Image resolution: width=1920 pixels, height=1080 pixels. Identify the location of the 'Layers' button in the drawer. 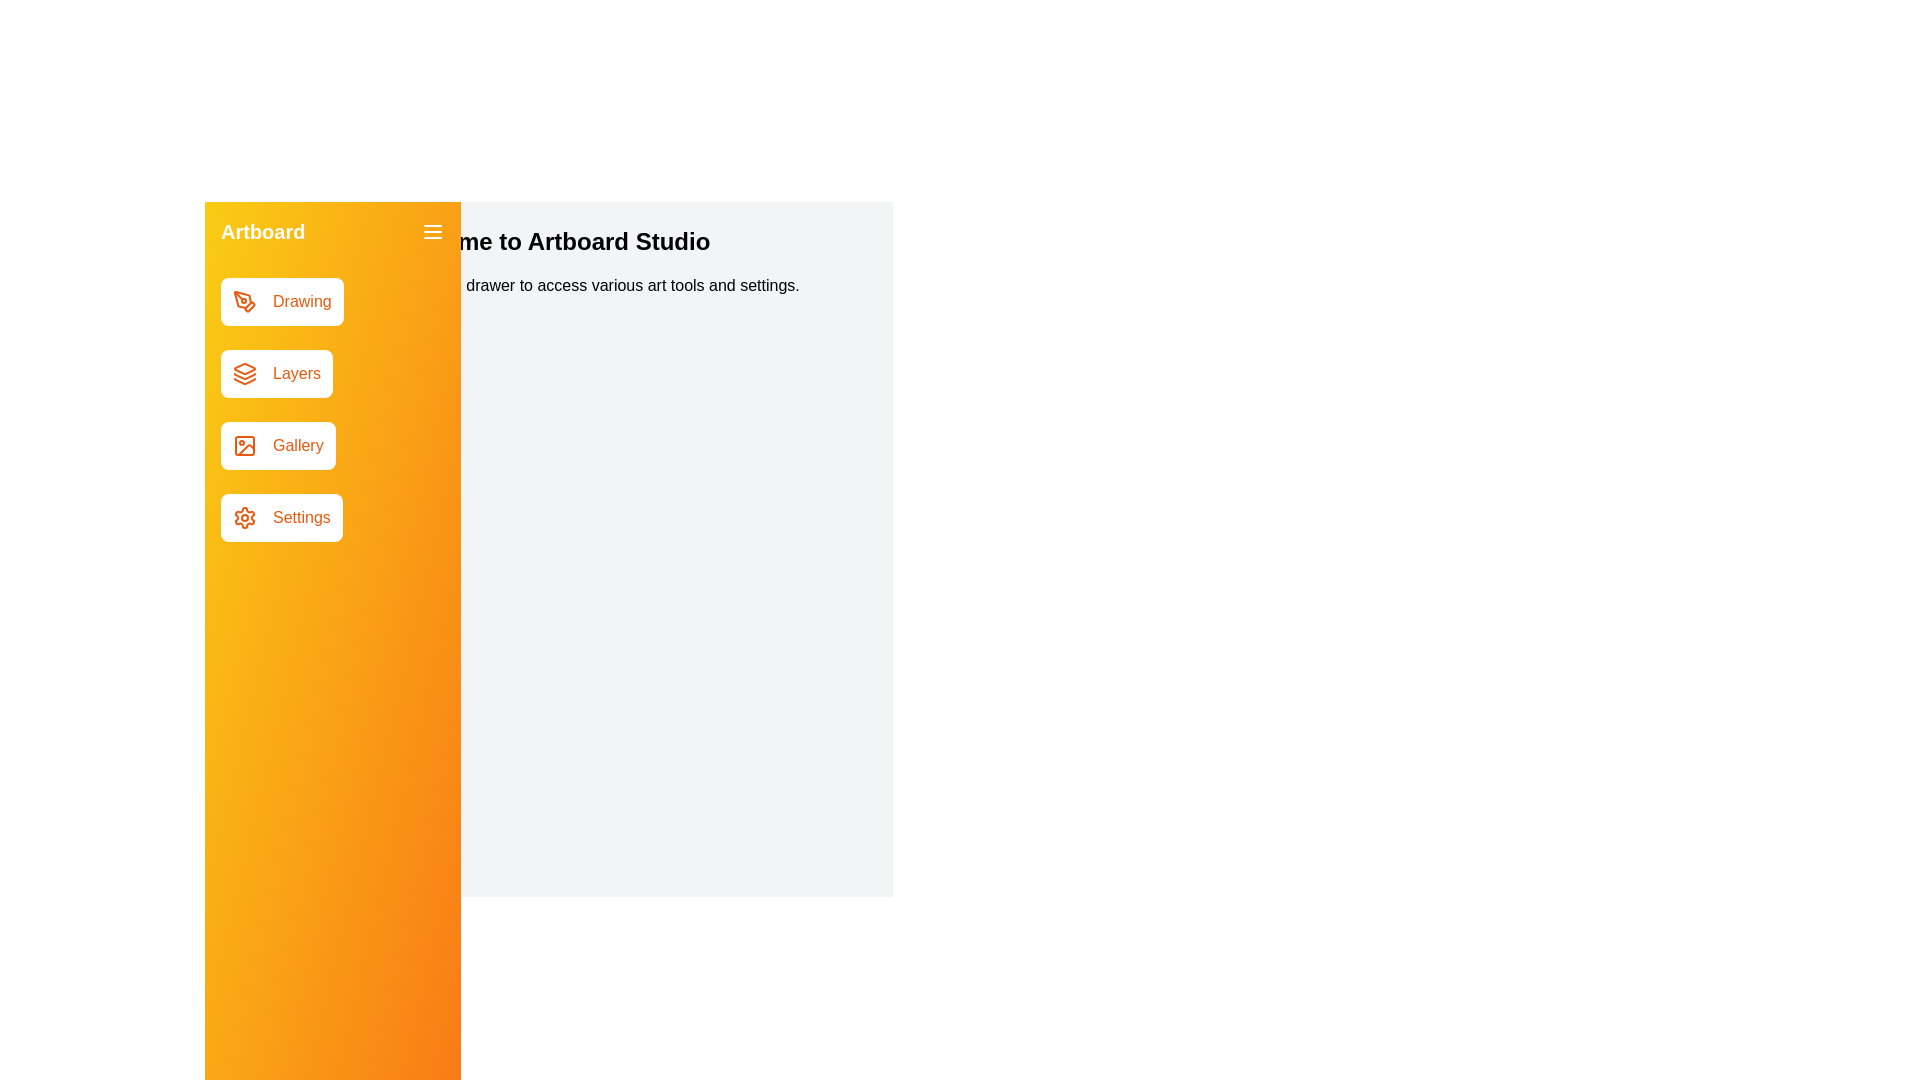
(276, 374).